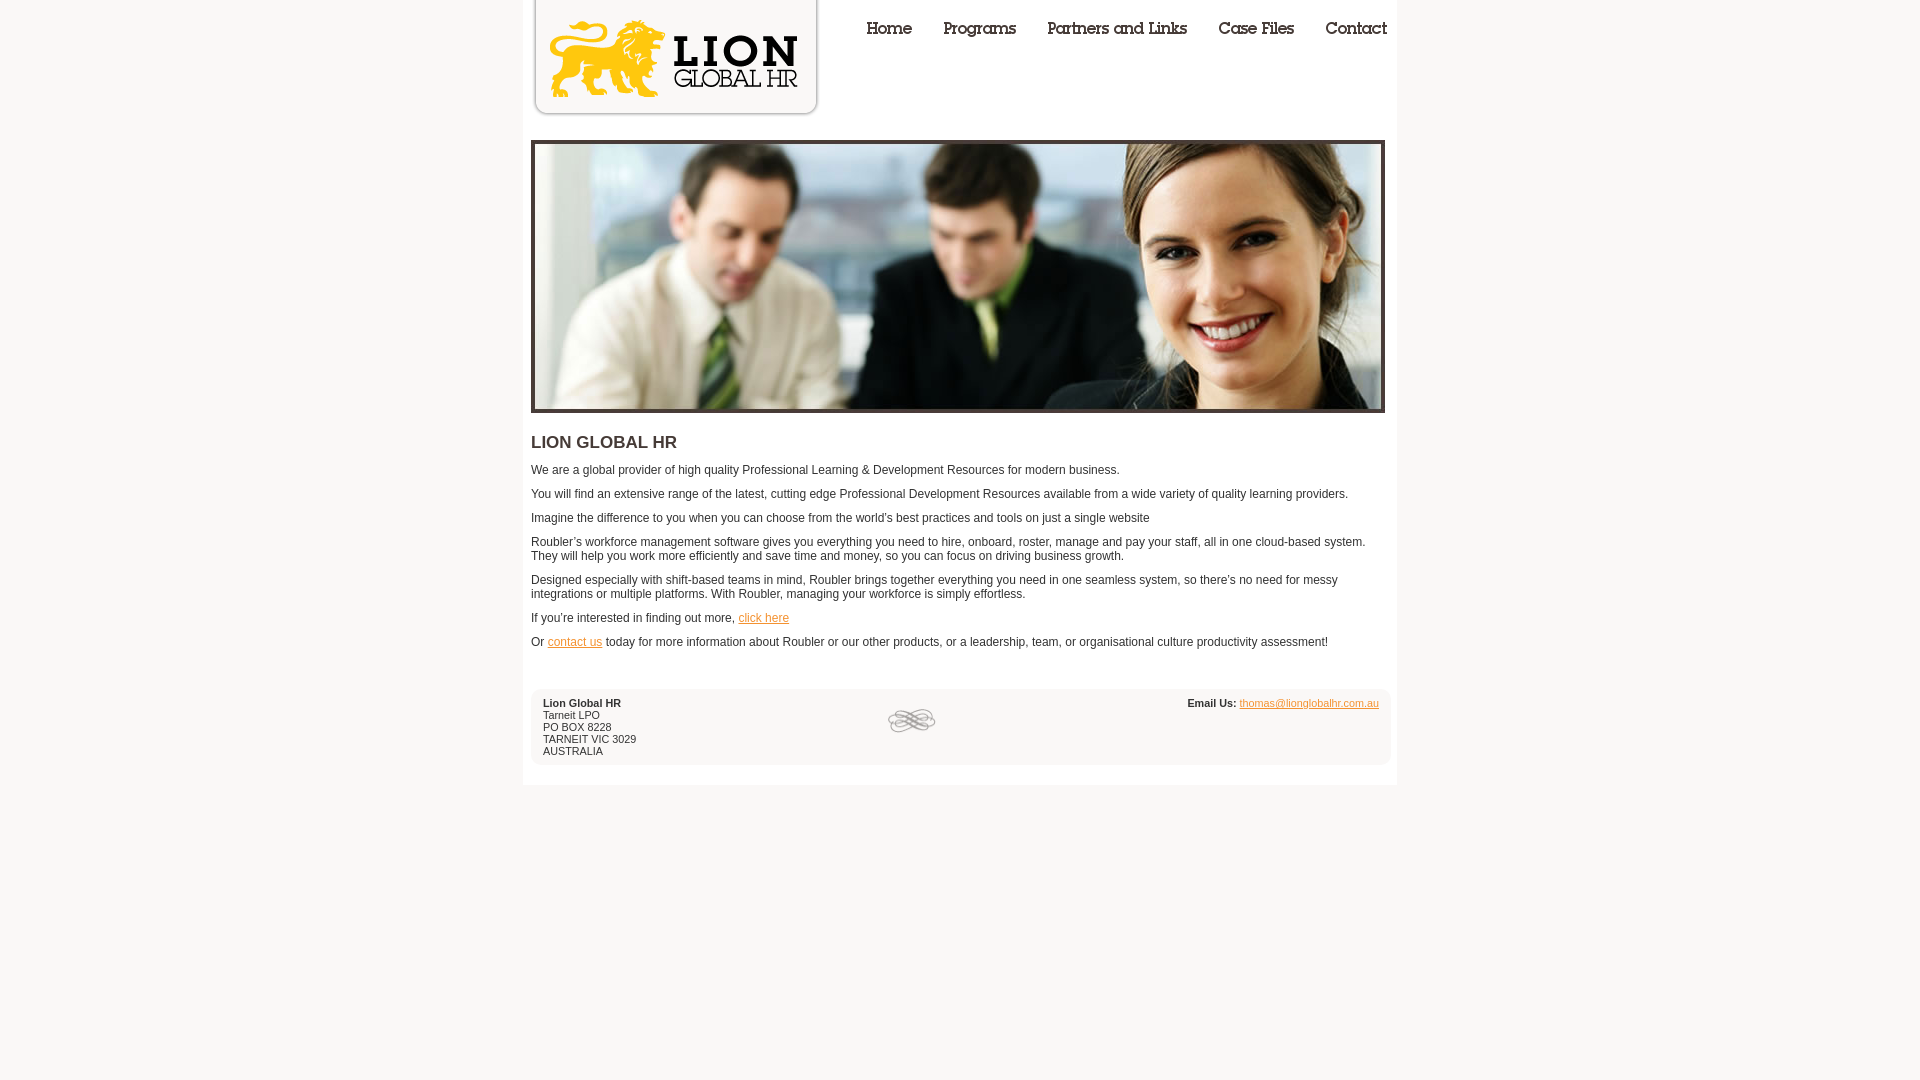 This screenshot has height=1080, width=1920. I want to click on 'thomas@lionglobalhr.com.au', so click(1238, 701).